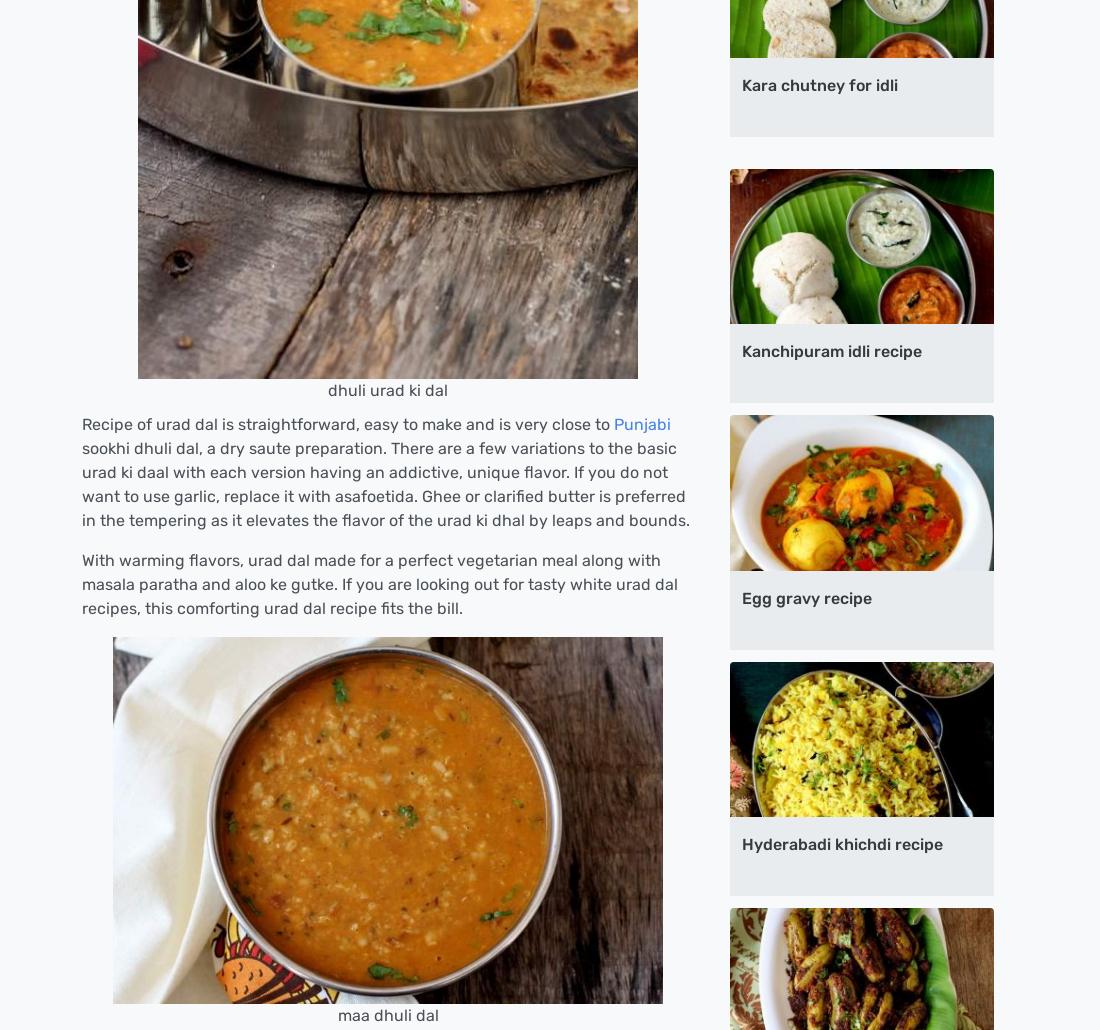 This screenshot has width=1100, height=1030. What do you see at coordinates (348, 423) in the screenshot?
I see `'Recipe of urad dal is straightforward, easy to make and is very close to'` at bounding box center [348, 423].